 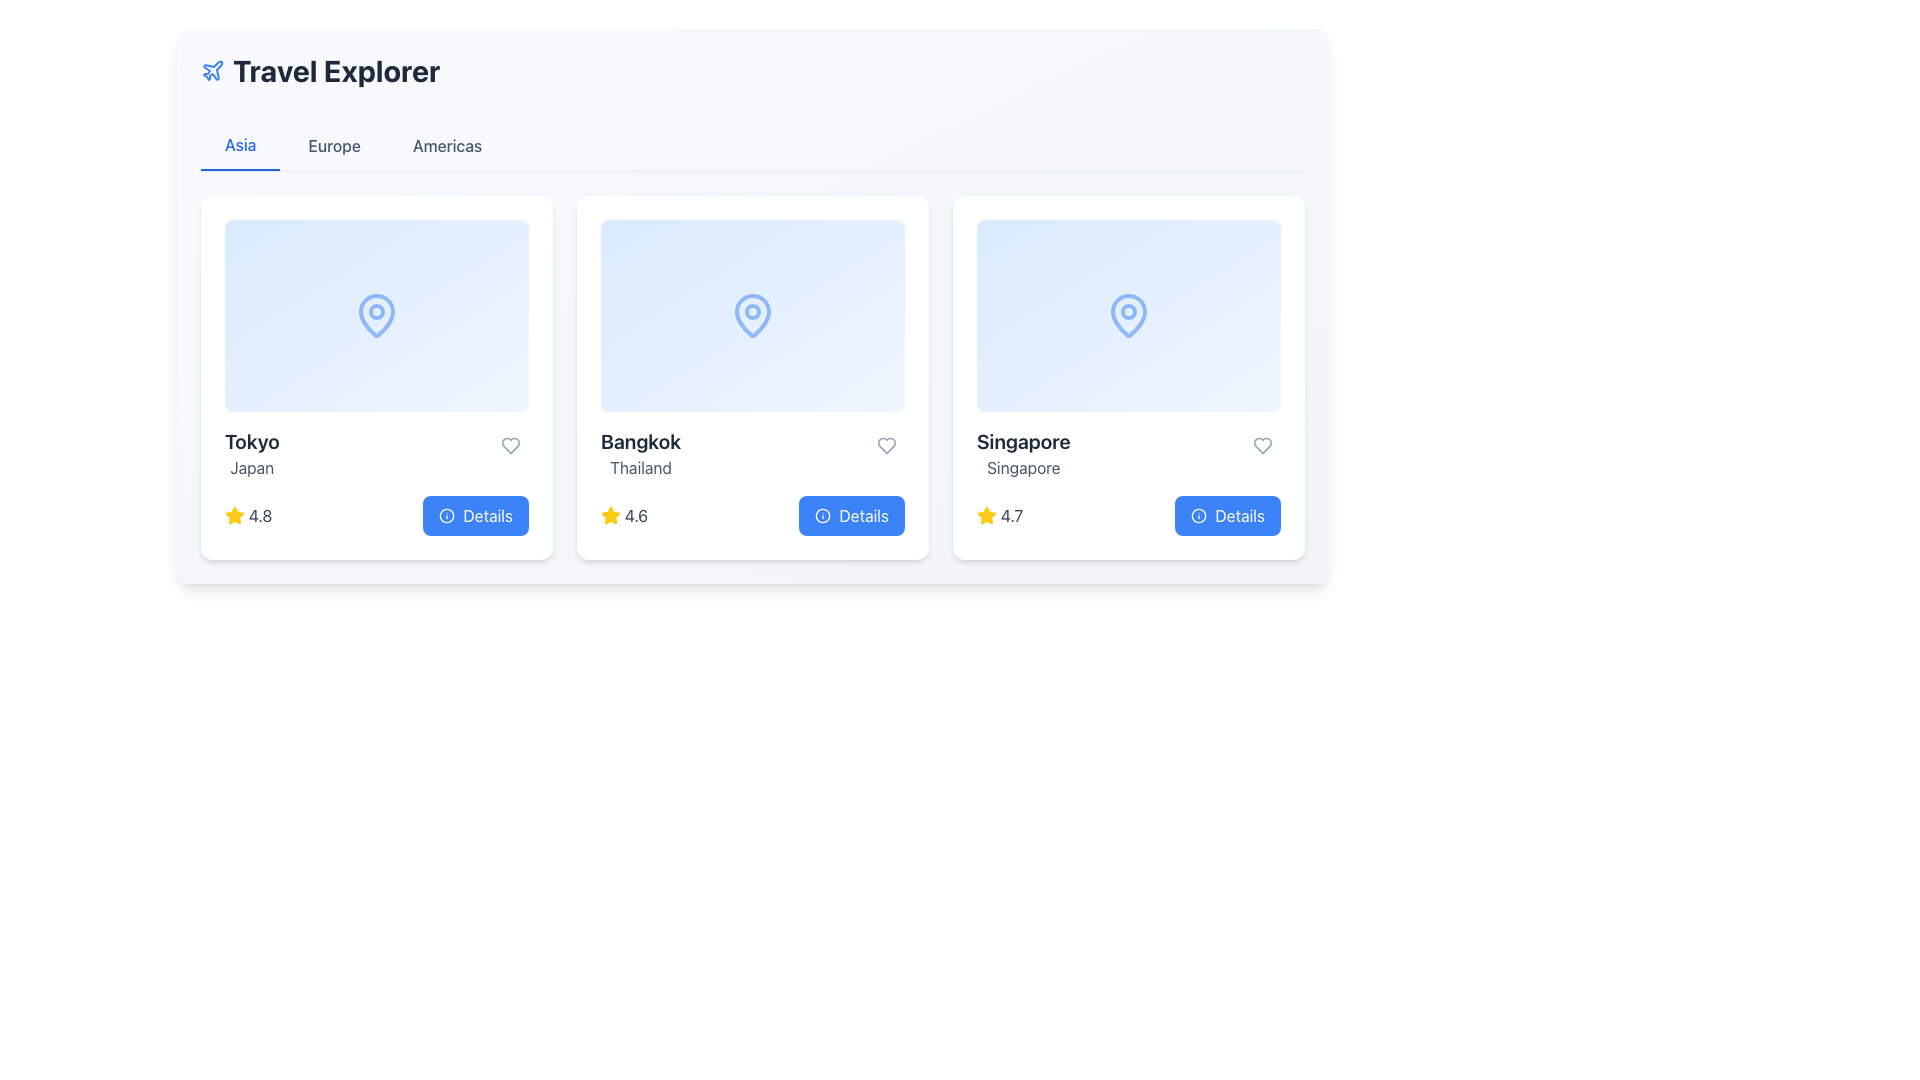 I want to click on central circular vector graphic of the information icon within the 'Details' button for the Singapore card, so click(x=1199, y=515).